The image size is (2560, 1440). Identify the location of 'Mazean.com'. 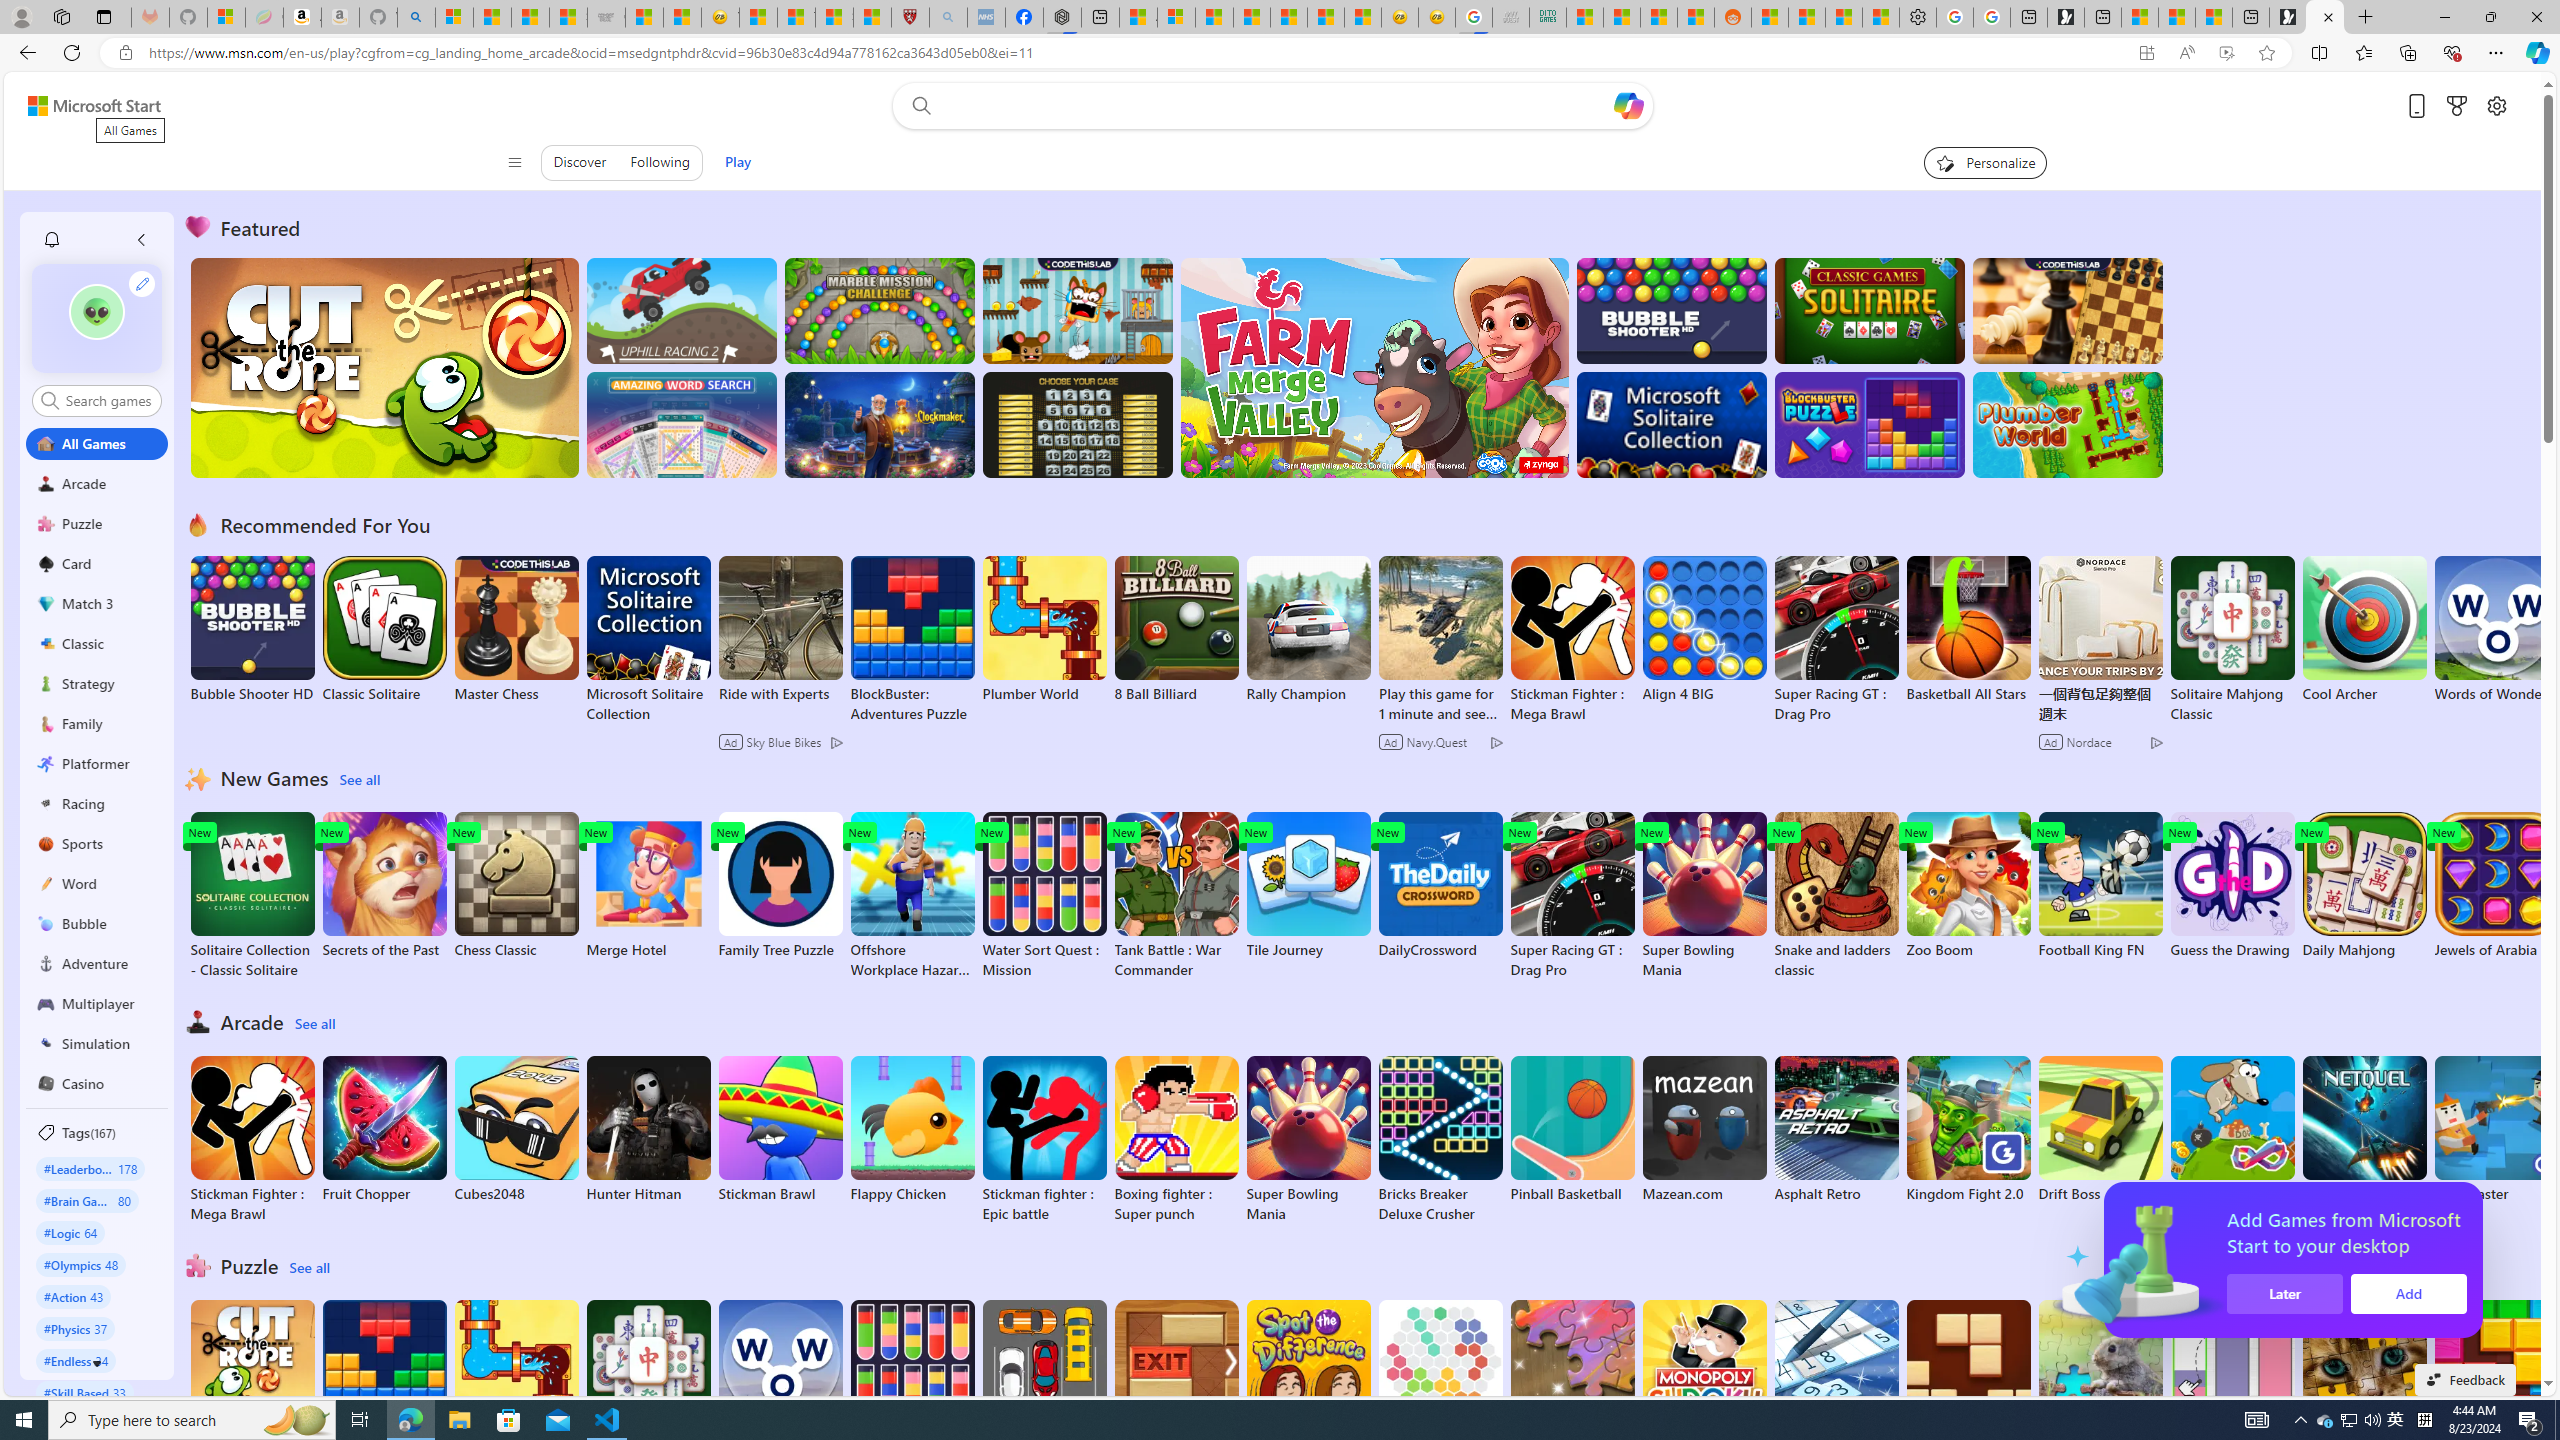
(1703, 1129).